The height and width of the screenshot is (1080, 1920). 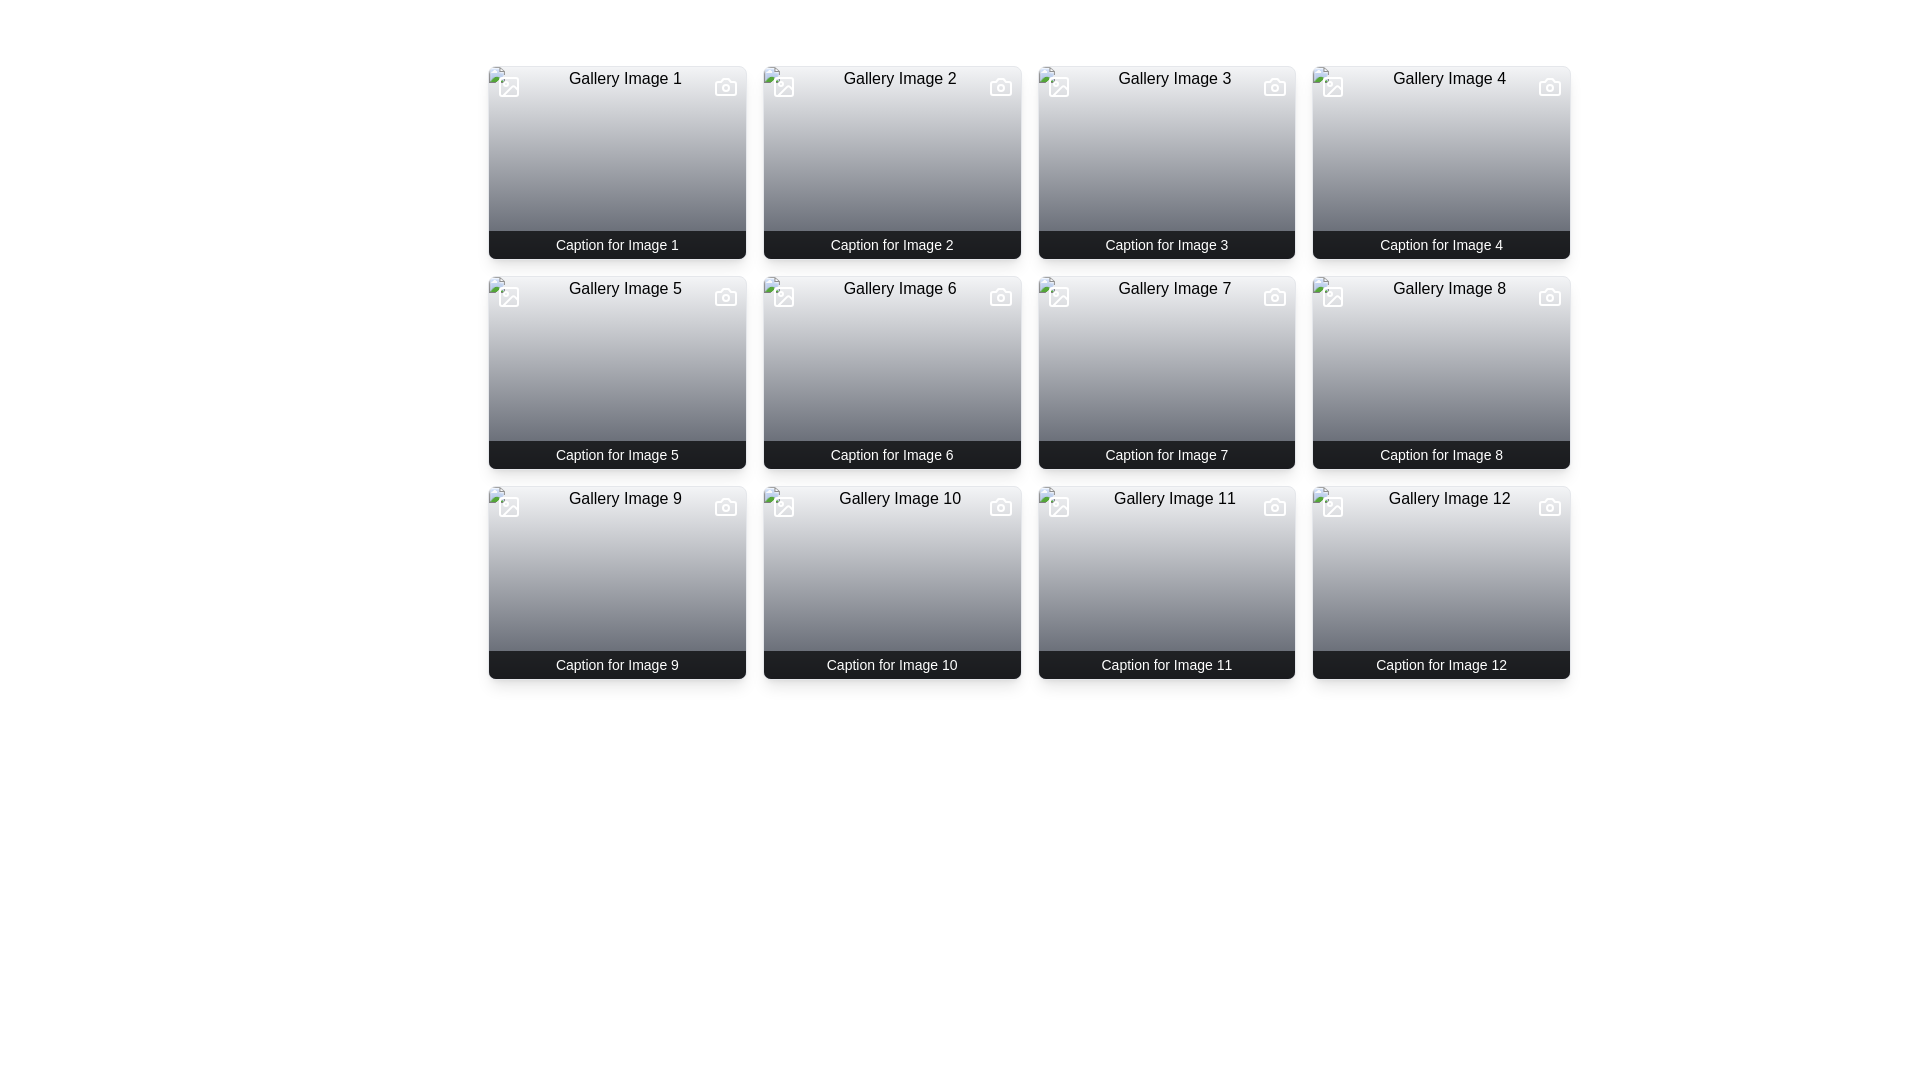 I want to click on the image icon in the top-left corner of the gallery item labeled 'Caption for Image 12', which has a white border and a semi-transparent background, so click(x=1333, y=505).